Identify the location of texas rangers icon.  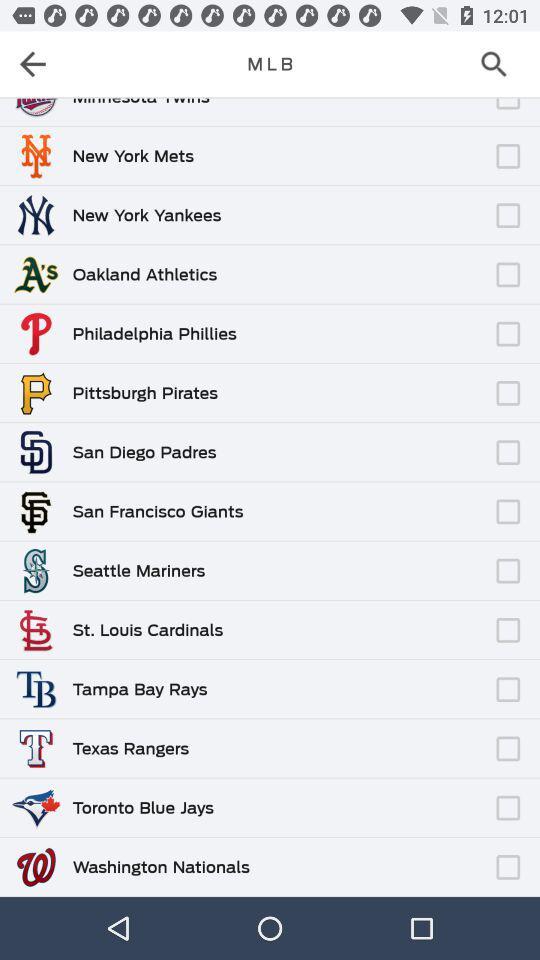
(130, 747).